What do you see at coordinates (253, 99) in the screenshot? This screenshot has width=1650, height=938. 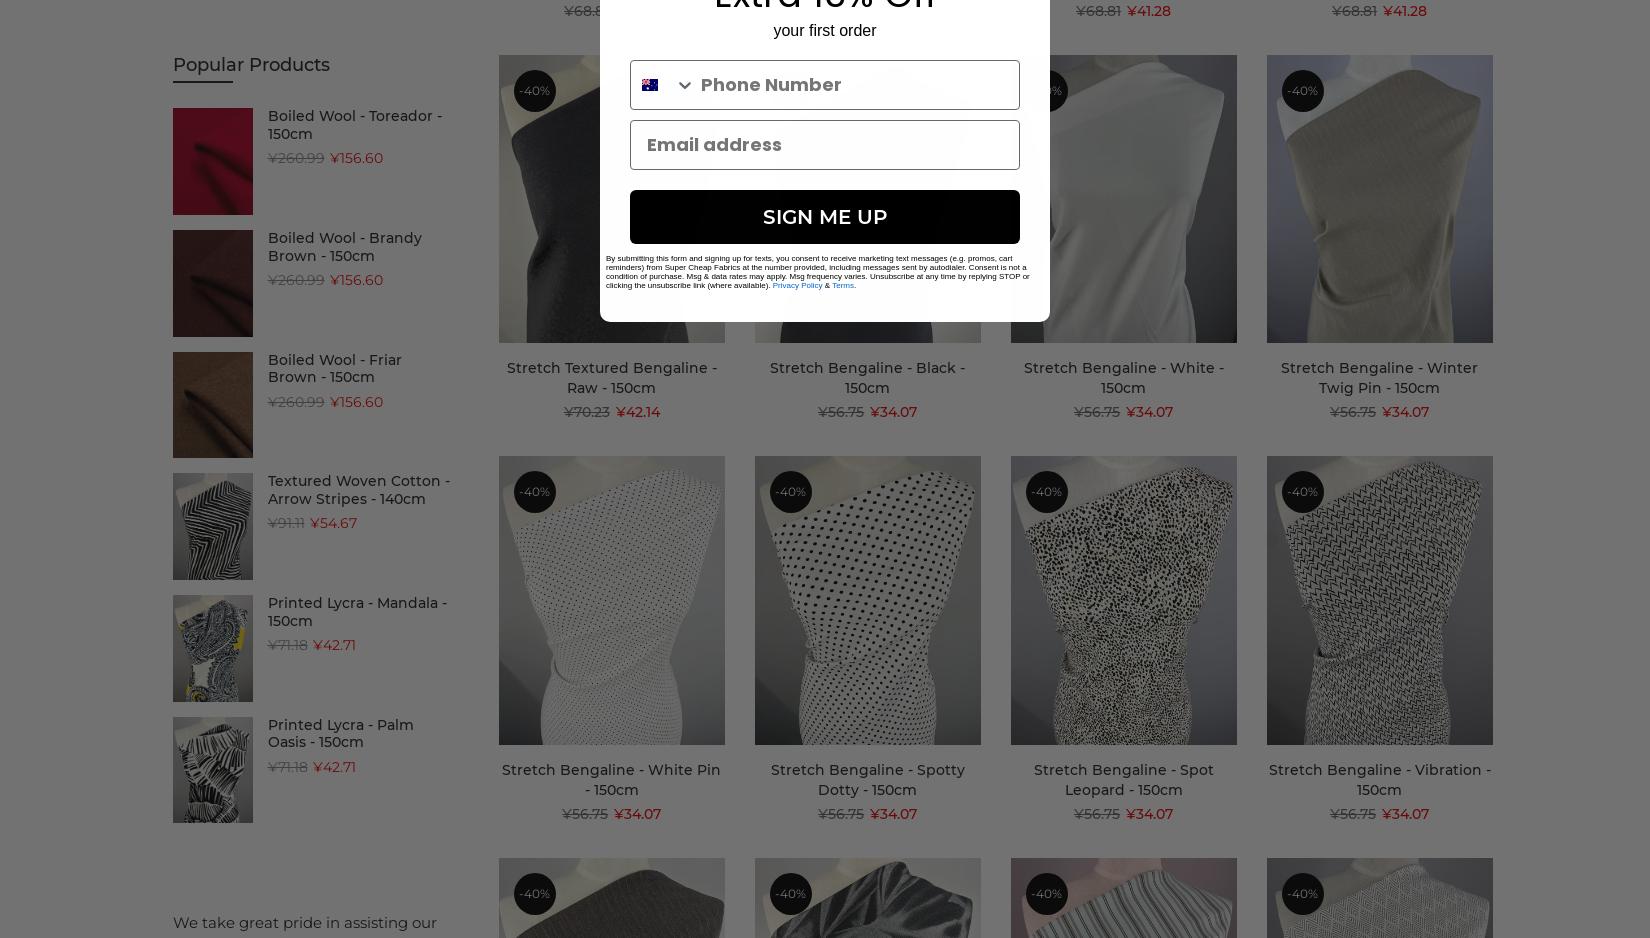 I see `'(3)'` at bounding box center [253, 99].